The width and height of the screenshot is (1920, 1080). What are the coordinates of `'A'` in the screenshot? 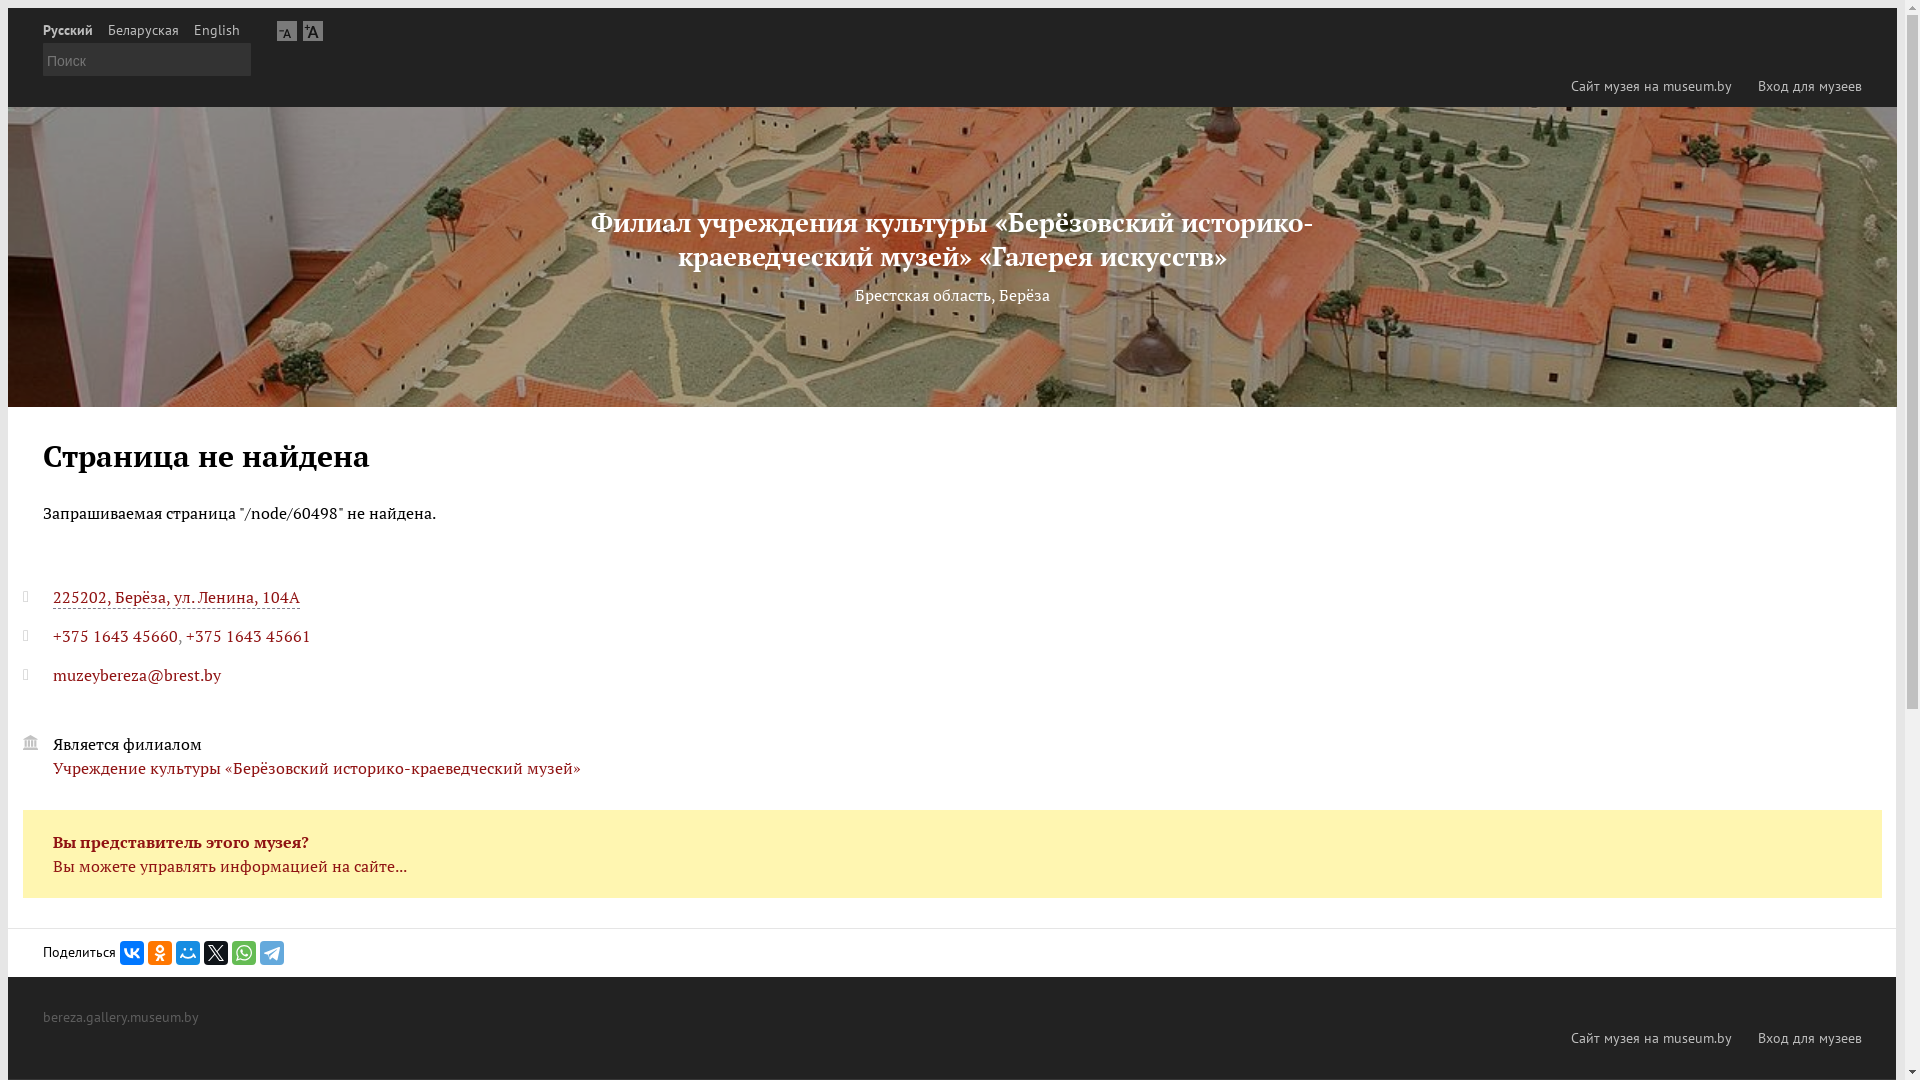 It's located at (286, 30).